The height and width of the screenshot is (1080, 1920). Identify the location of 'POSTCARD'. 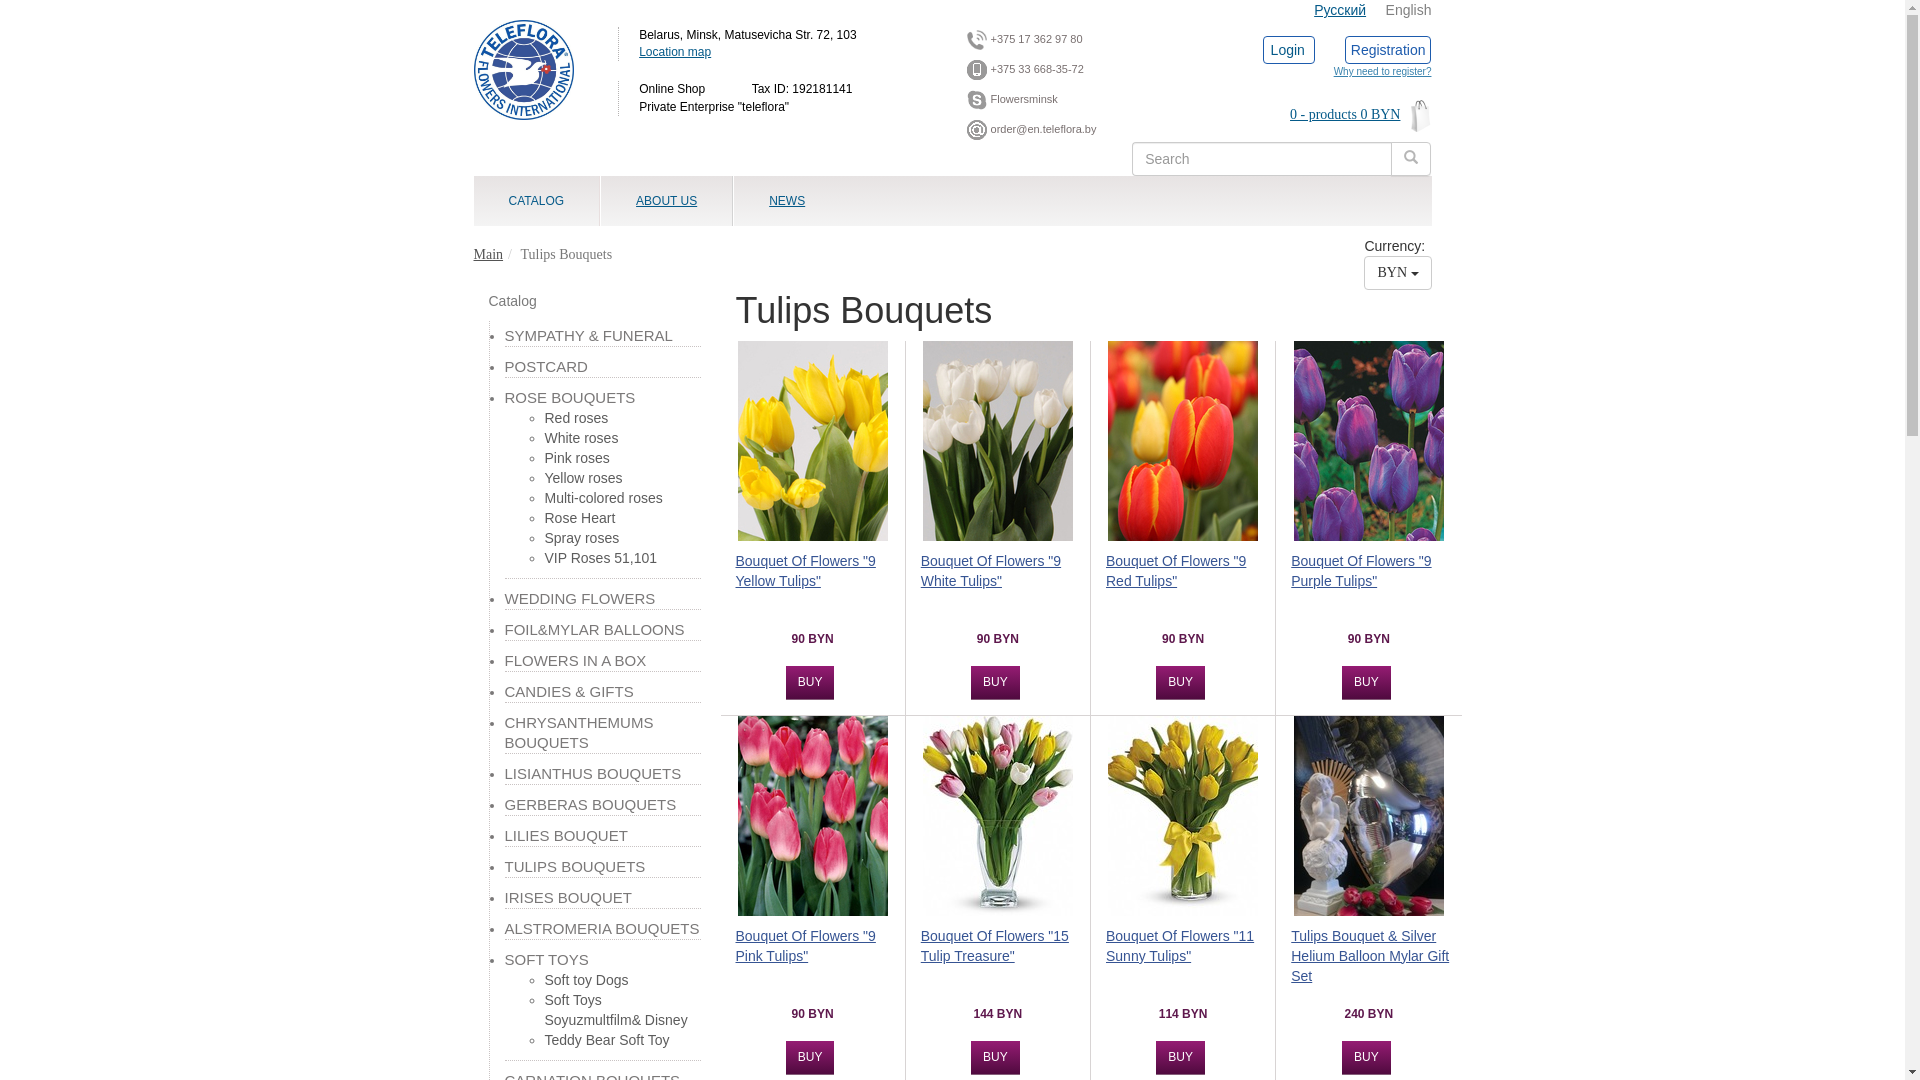
(545, 366).